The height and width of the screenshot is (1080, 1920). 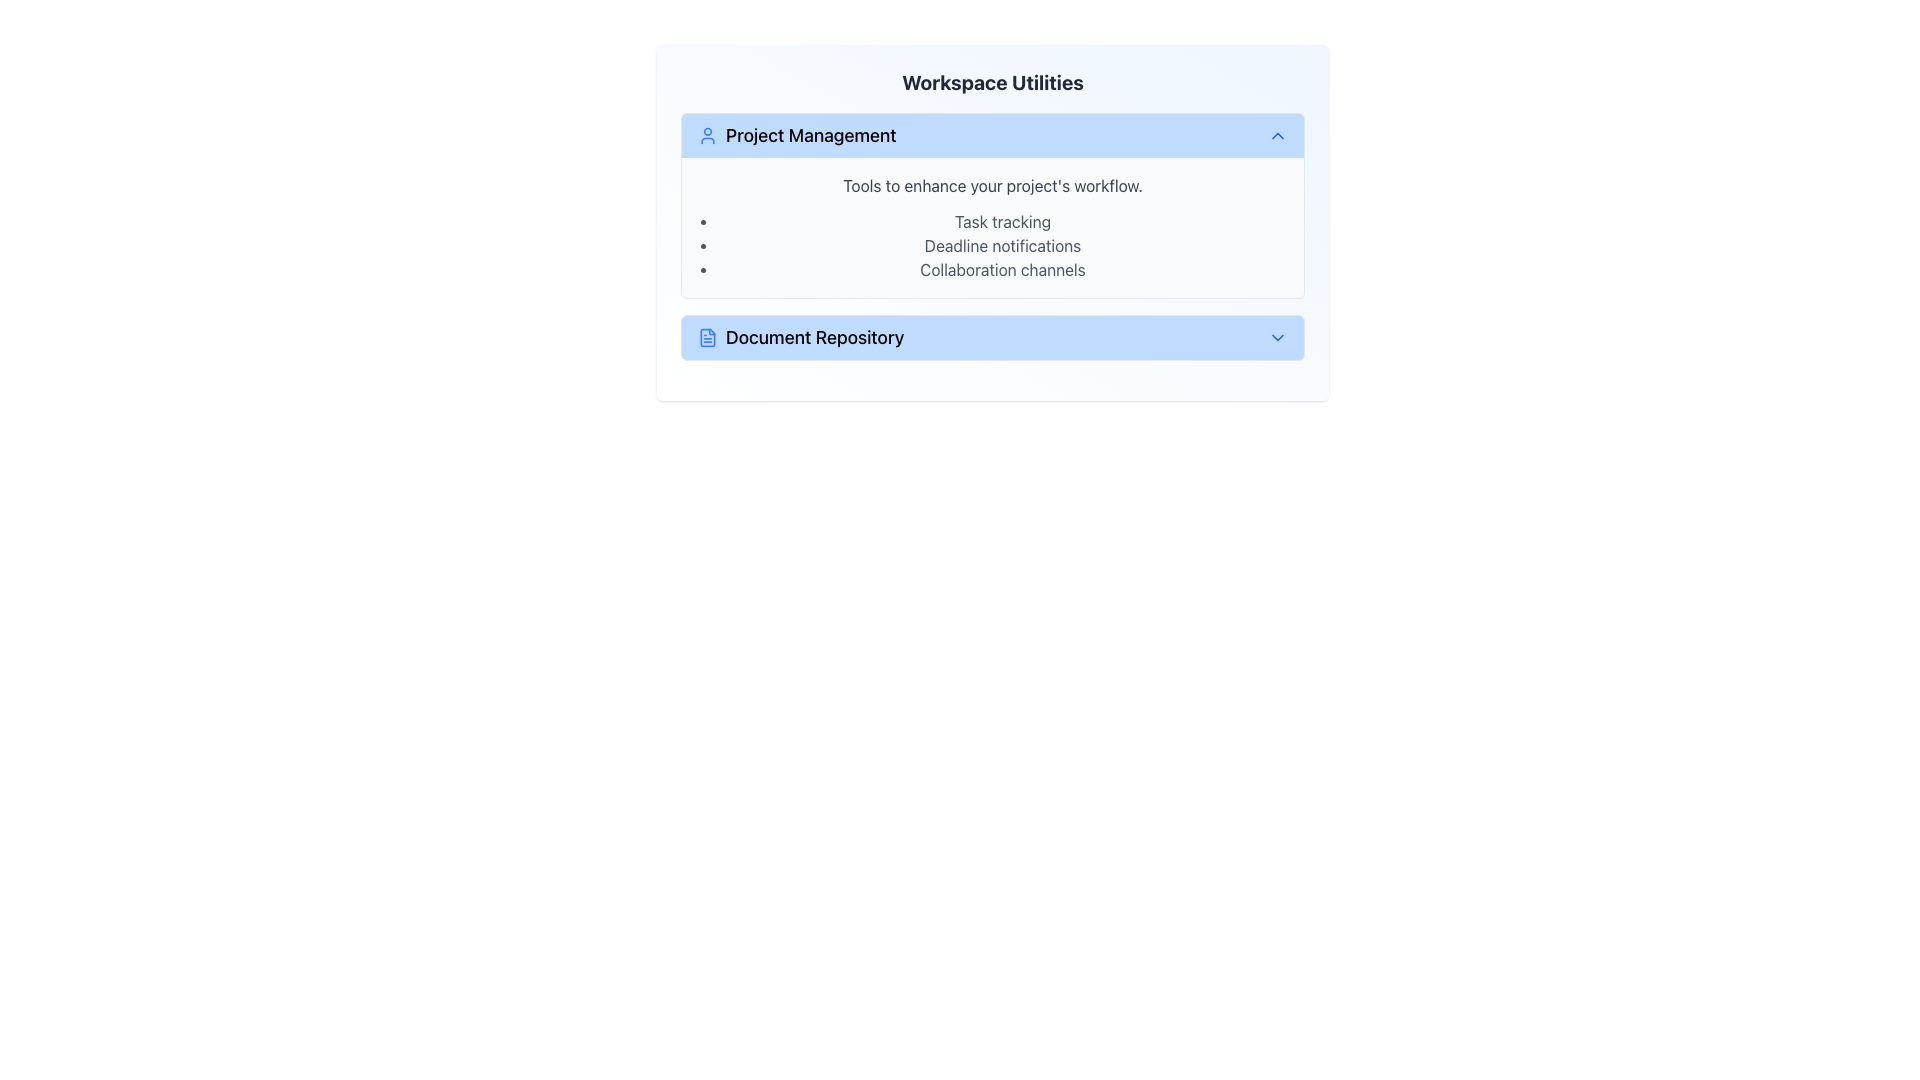 What do you see at coordinates (811, 135) in the screenshot?
I see `the 'Project Management' header text located in the top-left section of the blue-highlighted area in the 'Workspace Utilities' panel, next to the blue user silhouette icon` at bounding box center [811, 135].